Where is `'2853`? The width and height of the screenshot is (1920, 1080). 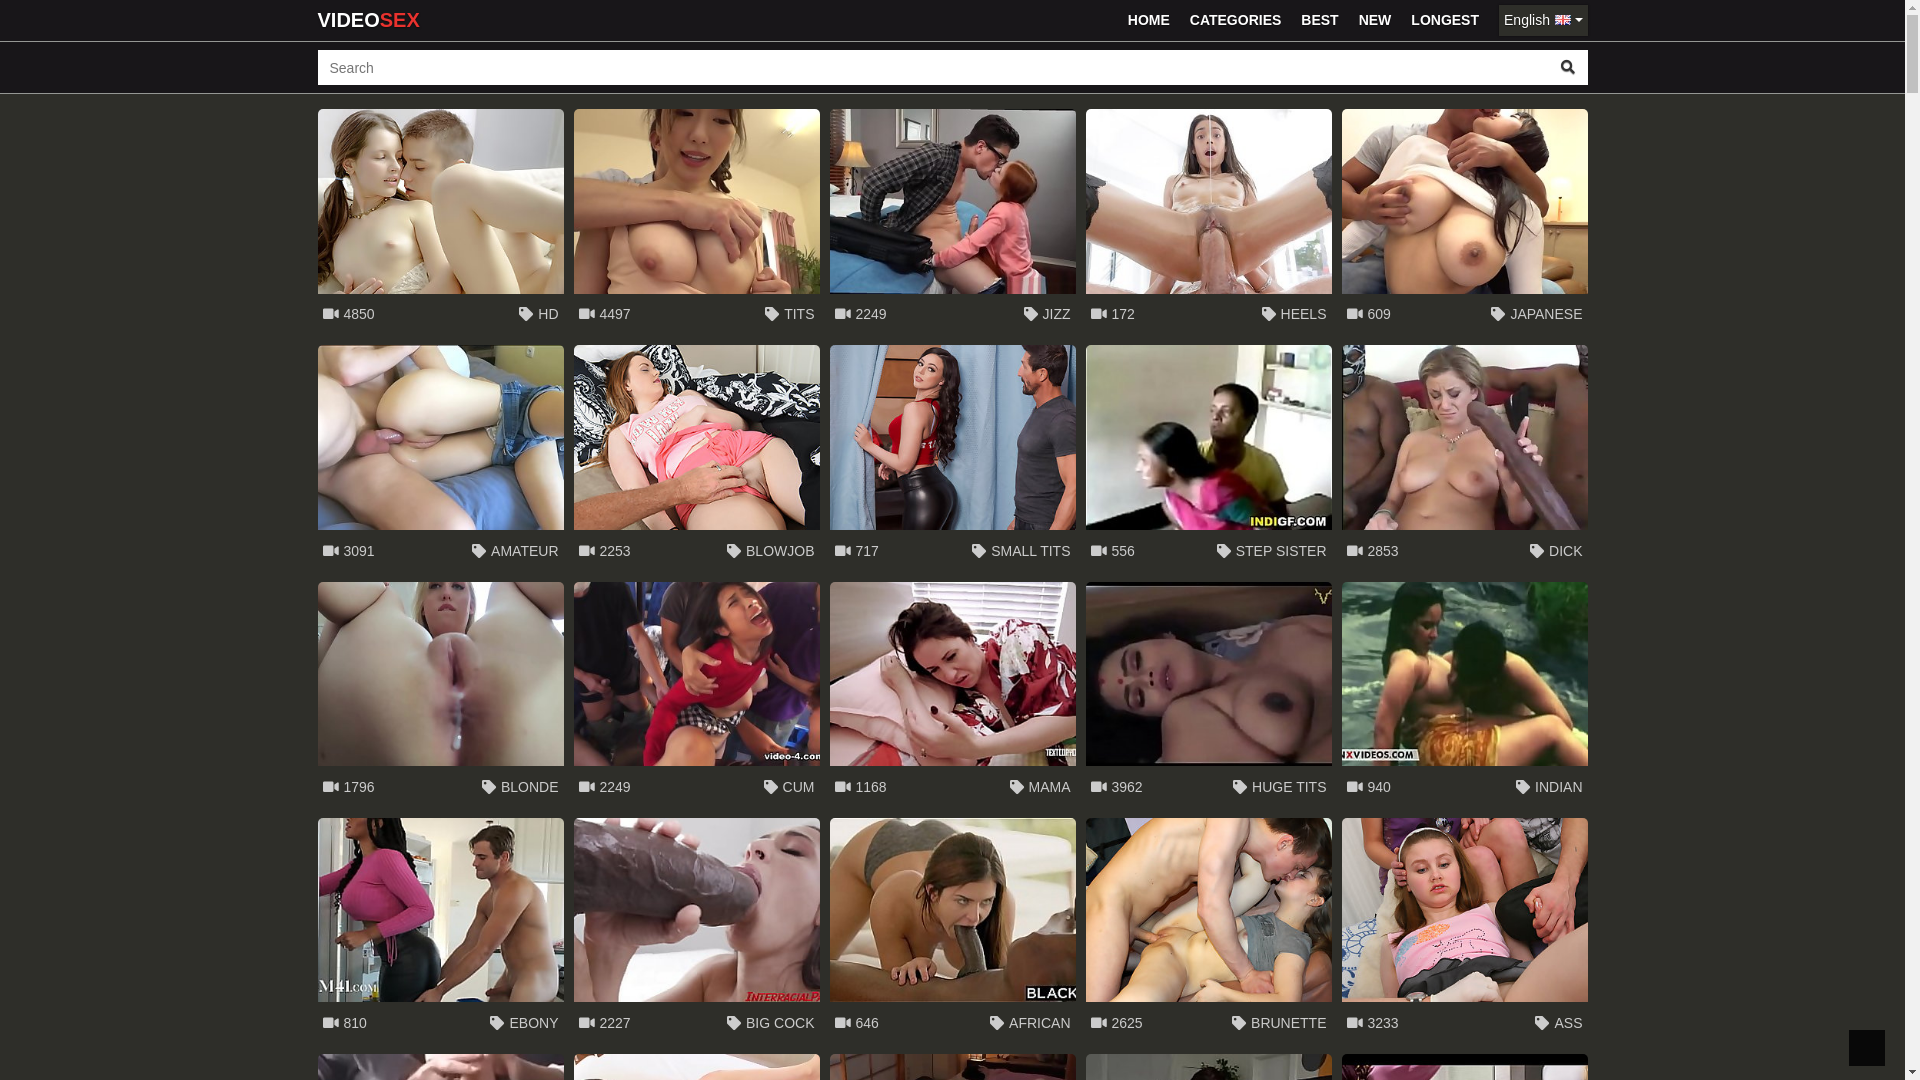 '2853 is located at coordinates (1464, 458).